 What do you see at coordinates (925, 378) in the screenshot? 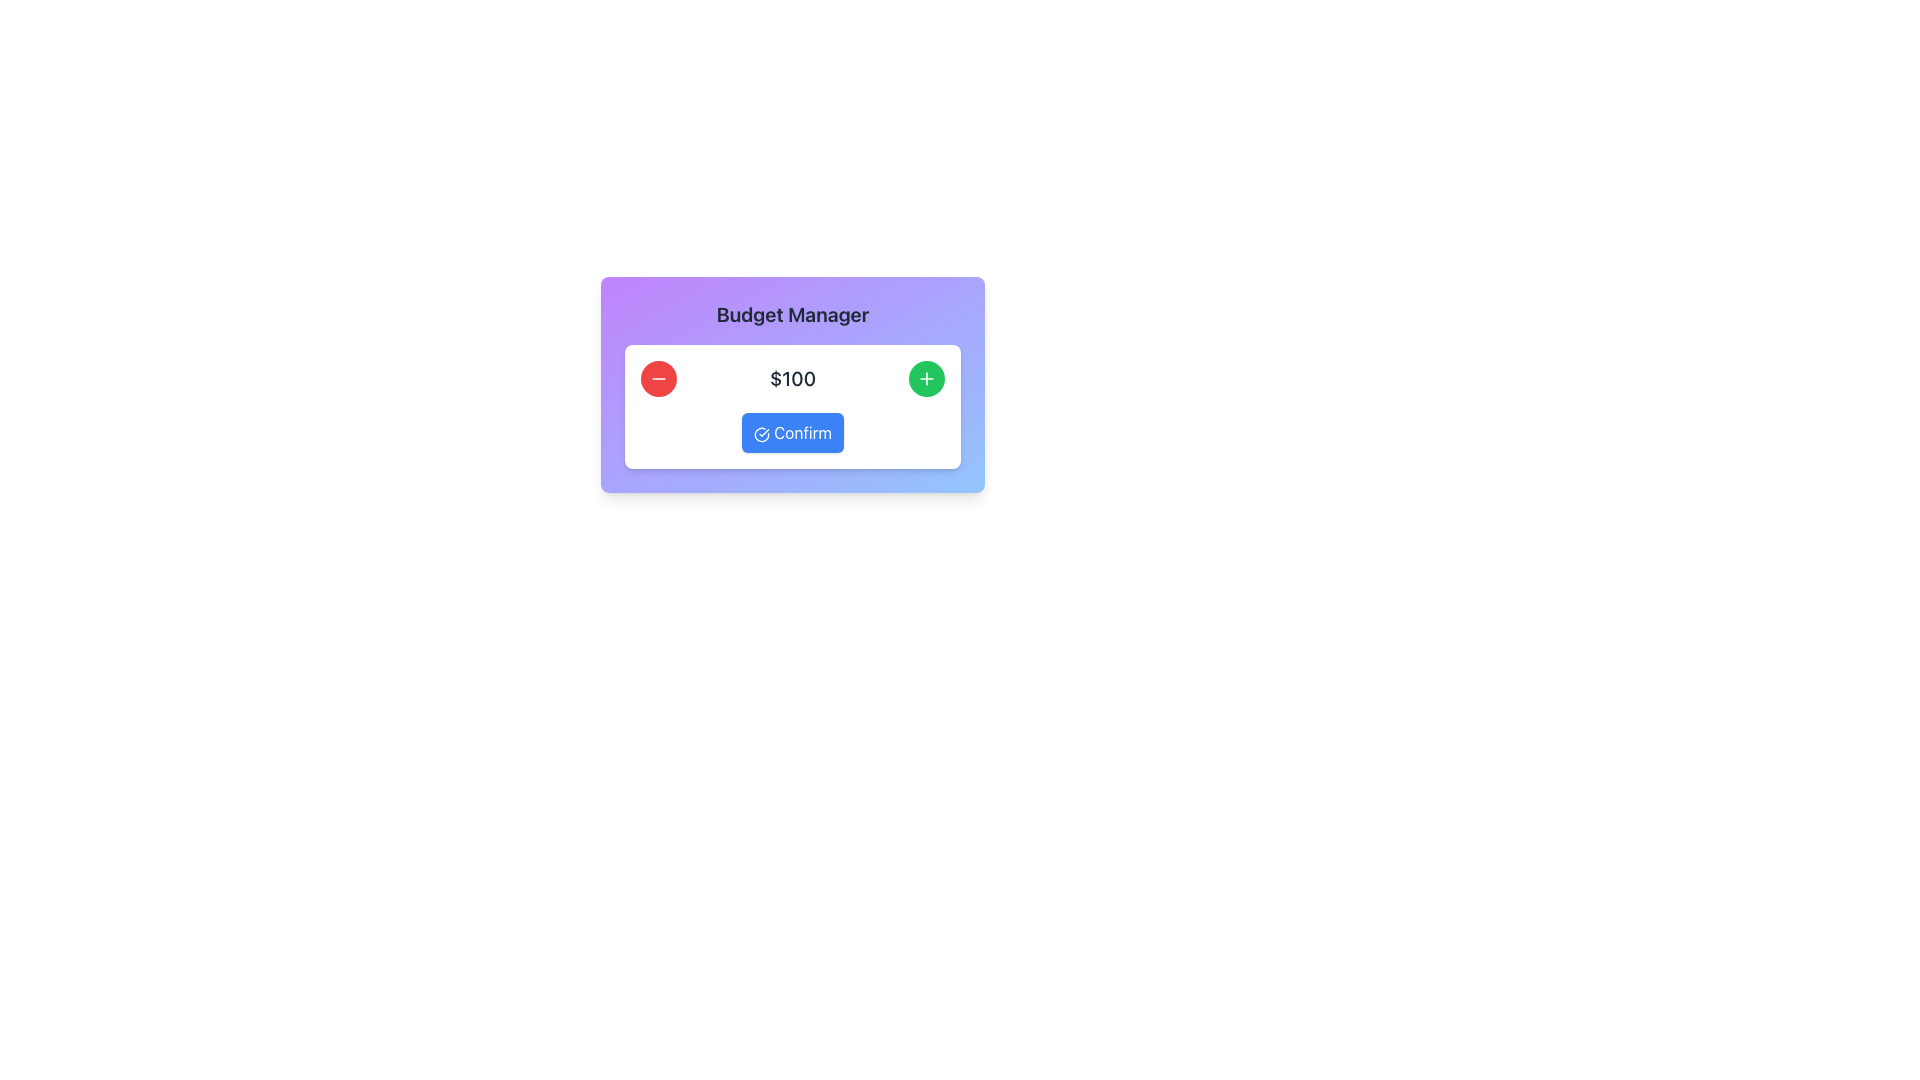
I see `the increment button located to the right of the '$100' text element` at bounding box center [925, 378].